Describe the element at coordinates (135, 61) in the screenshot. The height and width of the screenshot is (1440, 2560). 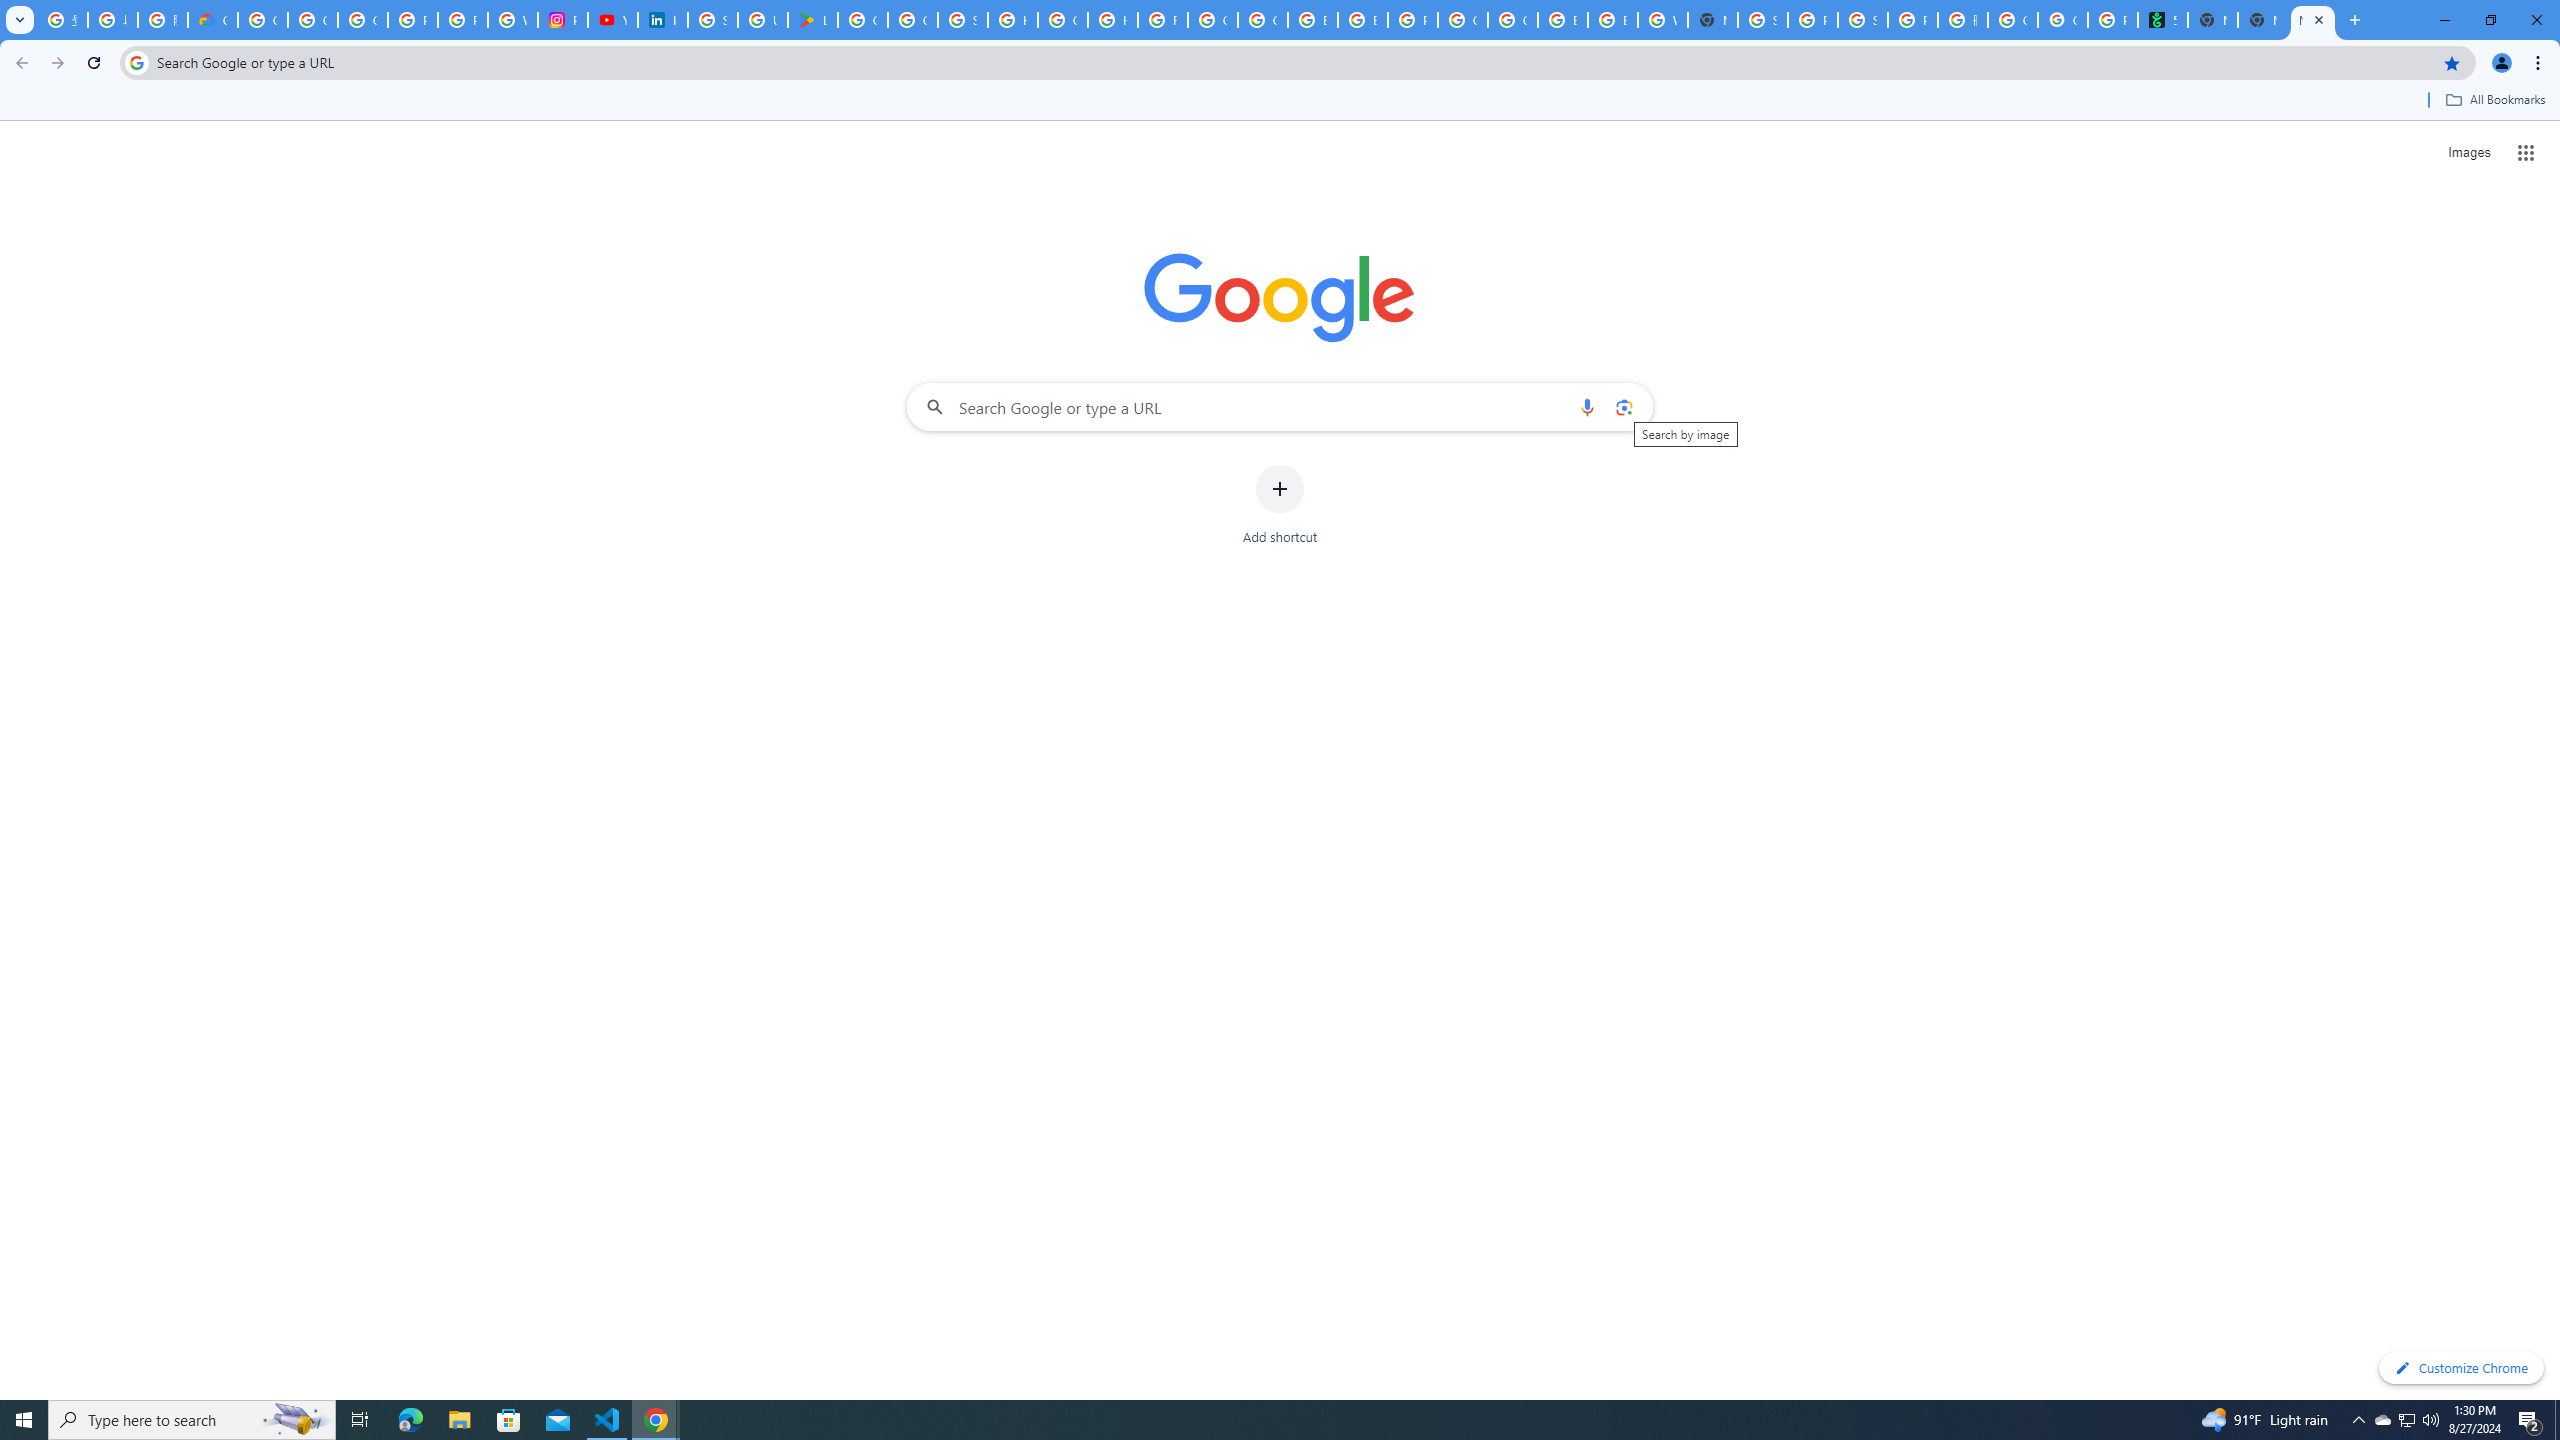
I see `'Search icon'` at that location.